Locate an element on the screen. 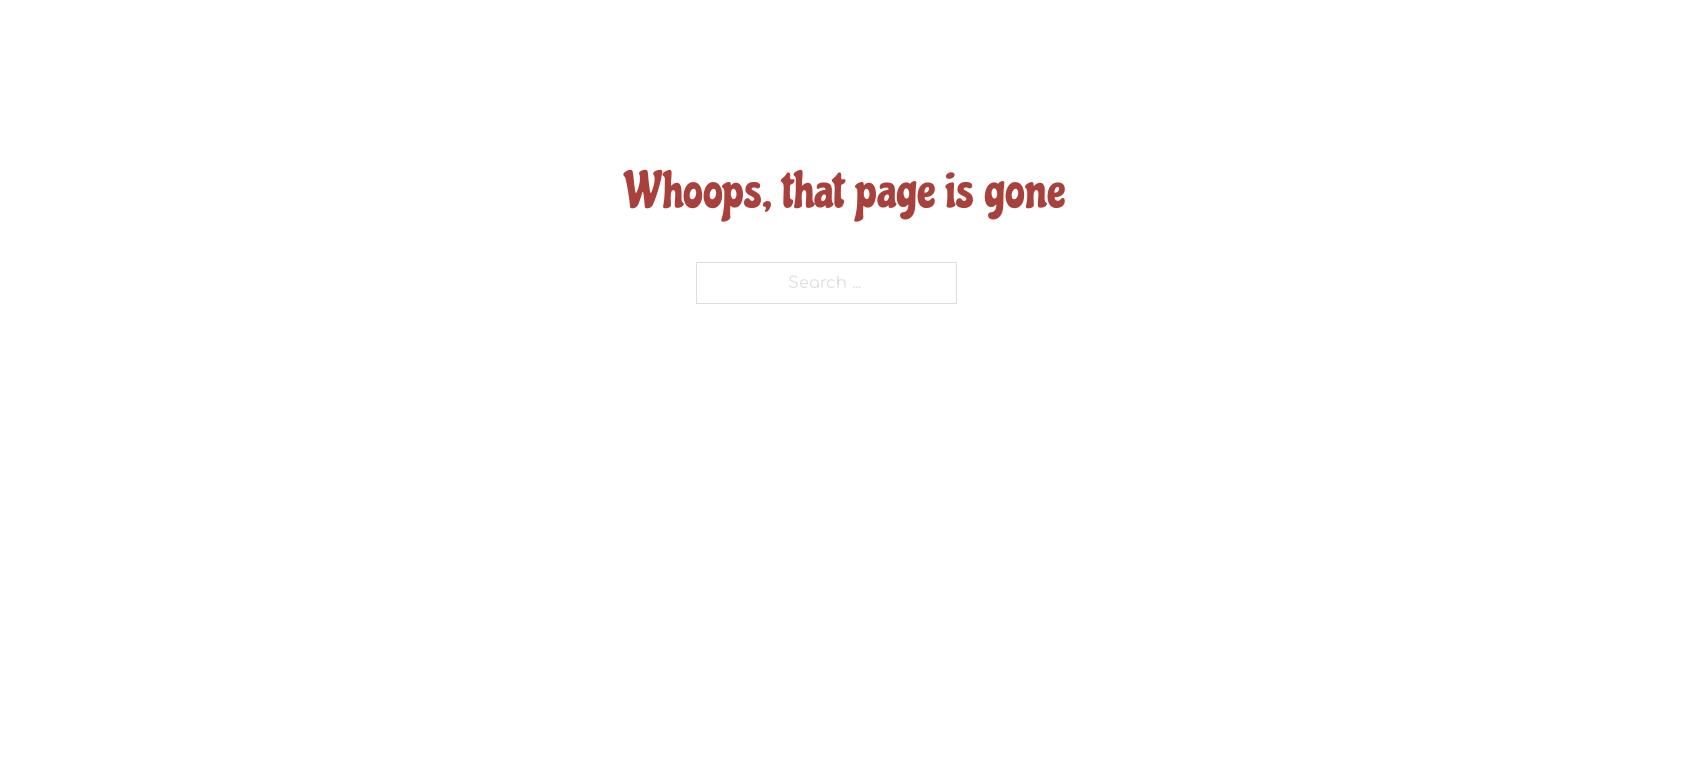 This screenshot has width=1692, height=768. 'Caring for Your Pup' is located at coordinates (952, 315).